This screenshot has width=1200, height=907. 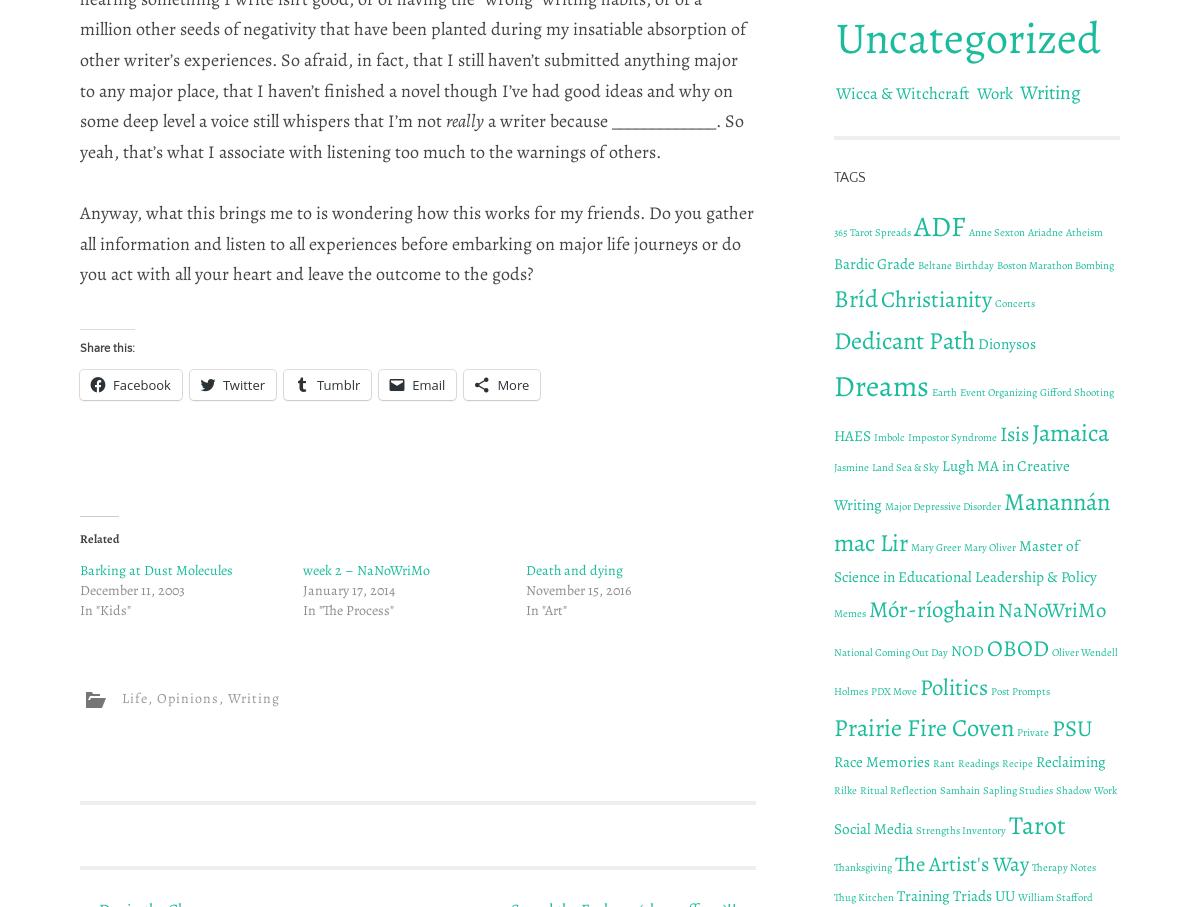 What do you see at coordinates (1037, 824) in the screenshot?
I see `'Tarot'` at bounding box center [1037, 824].